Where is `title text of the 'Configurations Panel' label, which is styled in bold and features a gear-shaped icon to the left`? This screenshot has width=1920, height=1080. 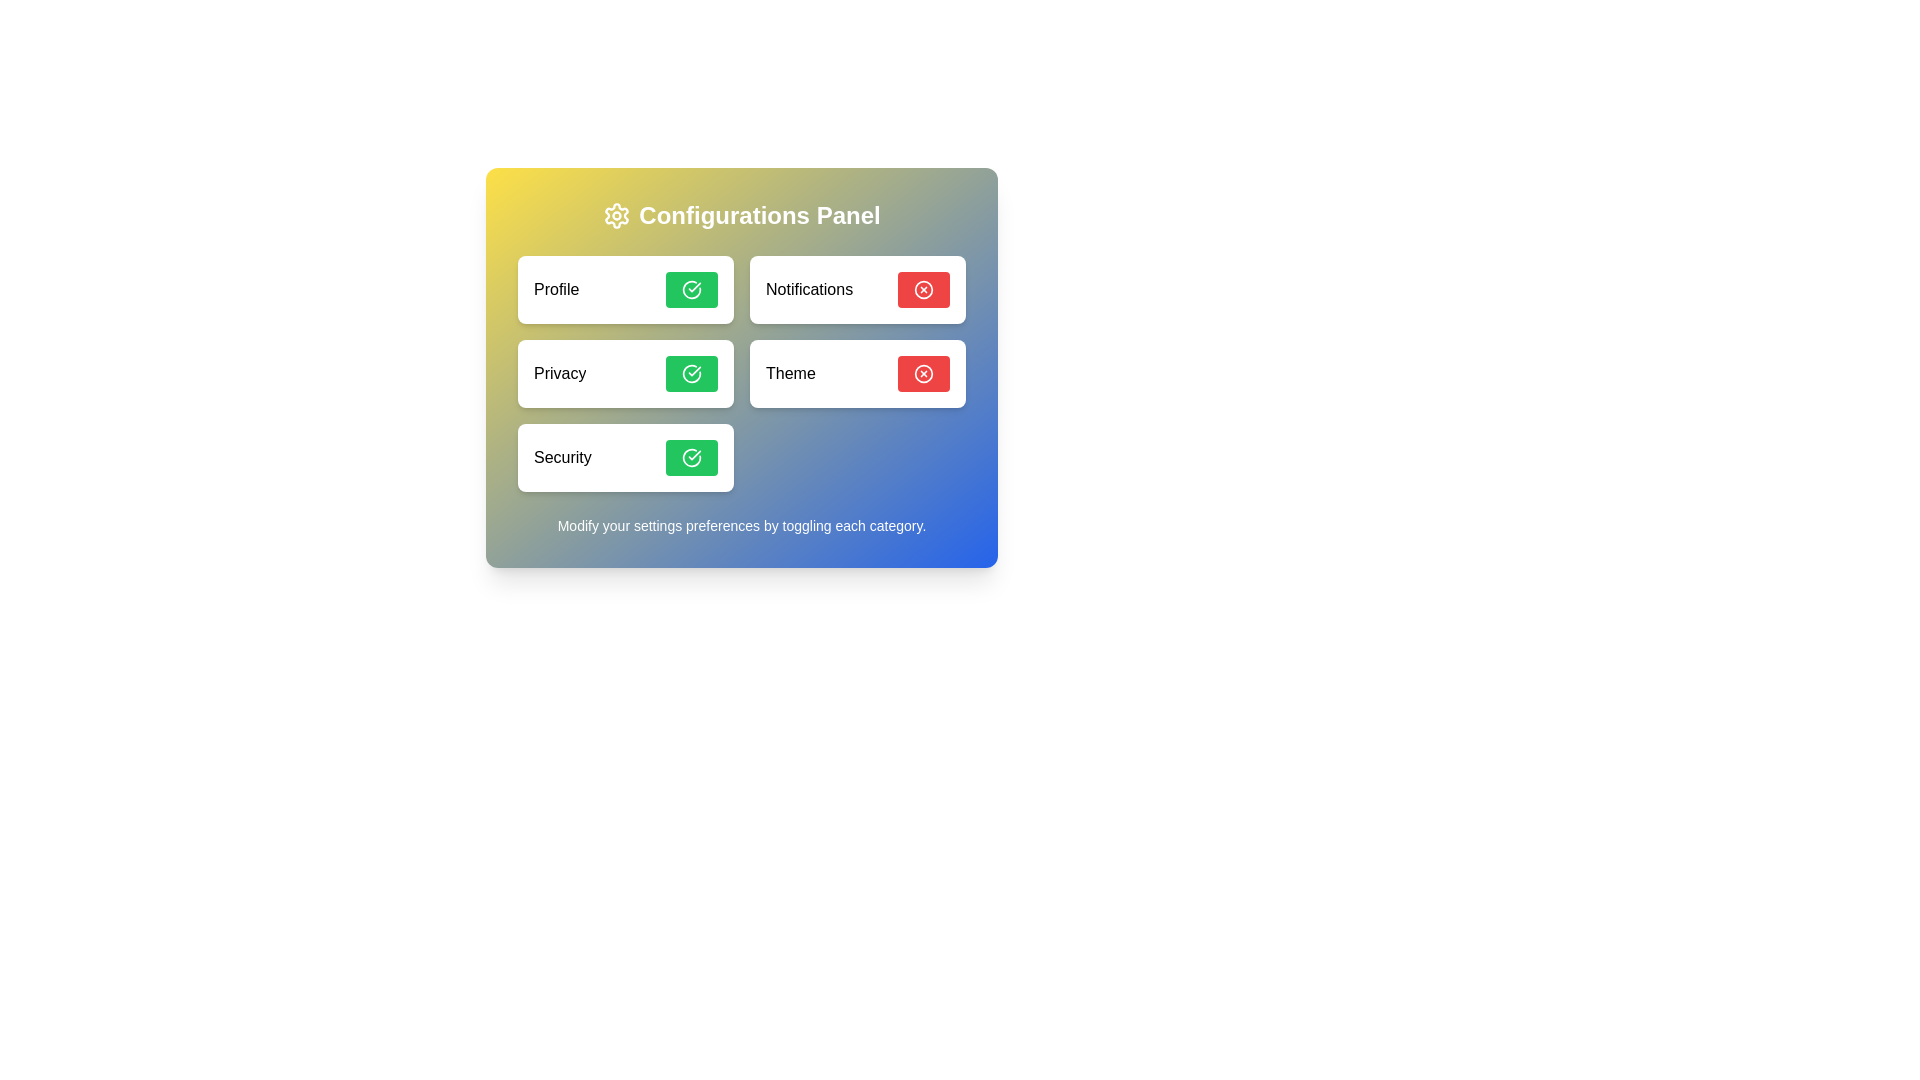 title text of the 'Configurations Panel' label, which is styled in bold and features a gear-shaped icon to the left is located at coordinates (741, 216).